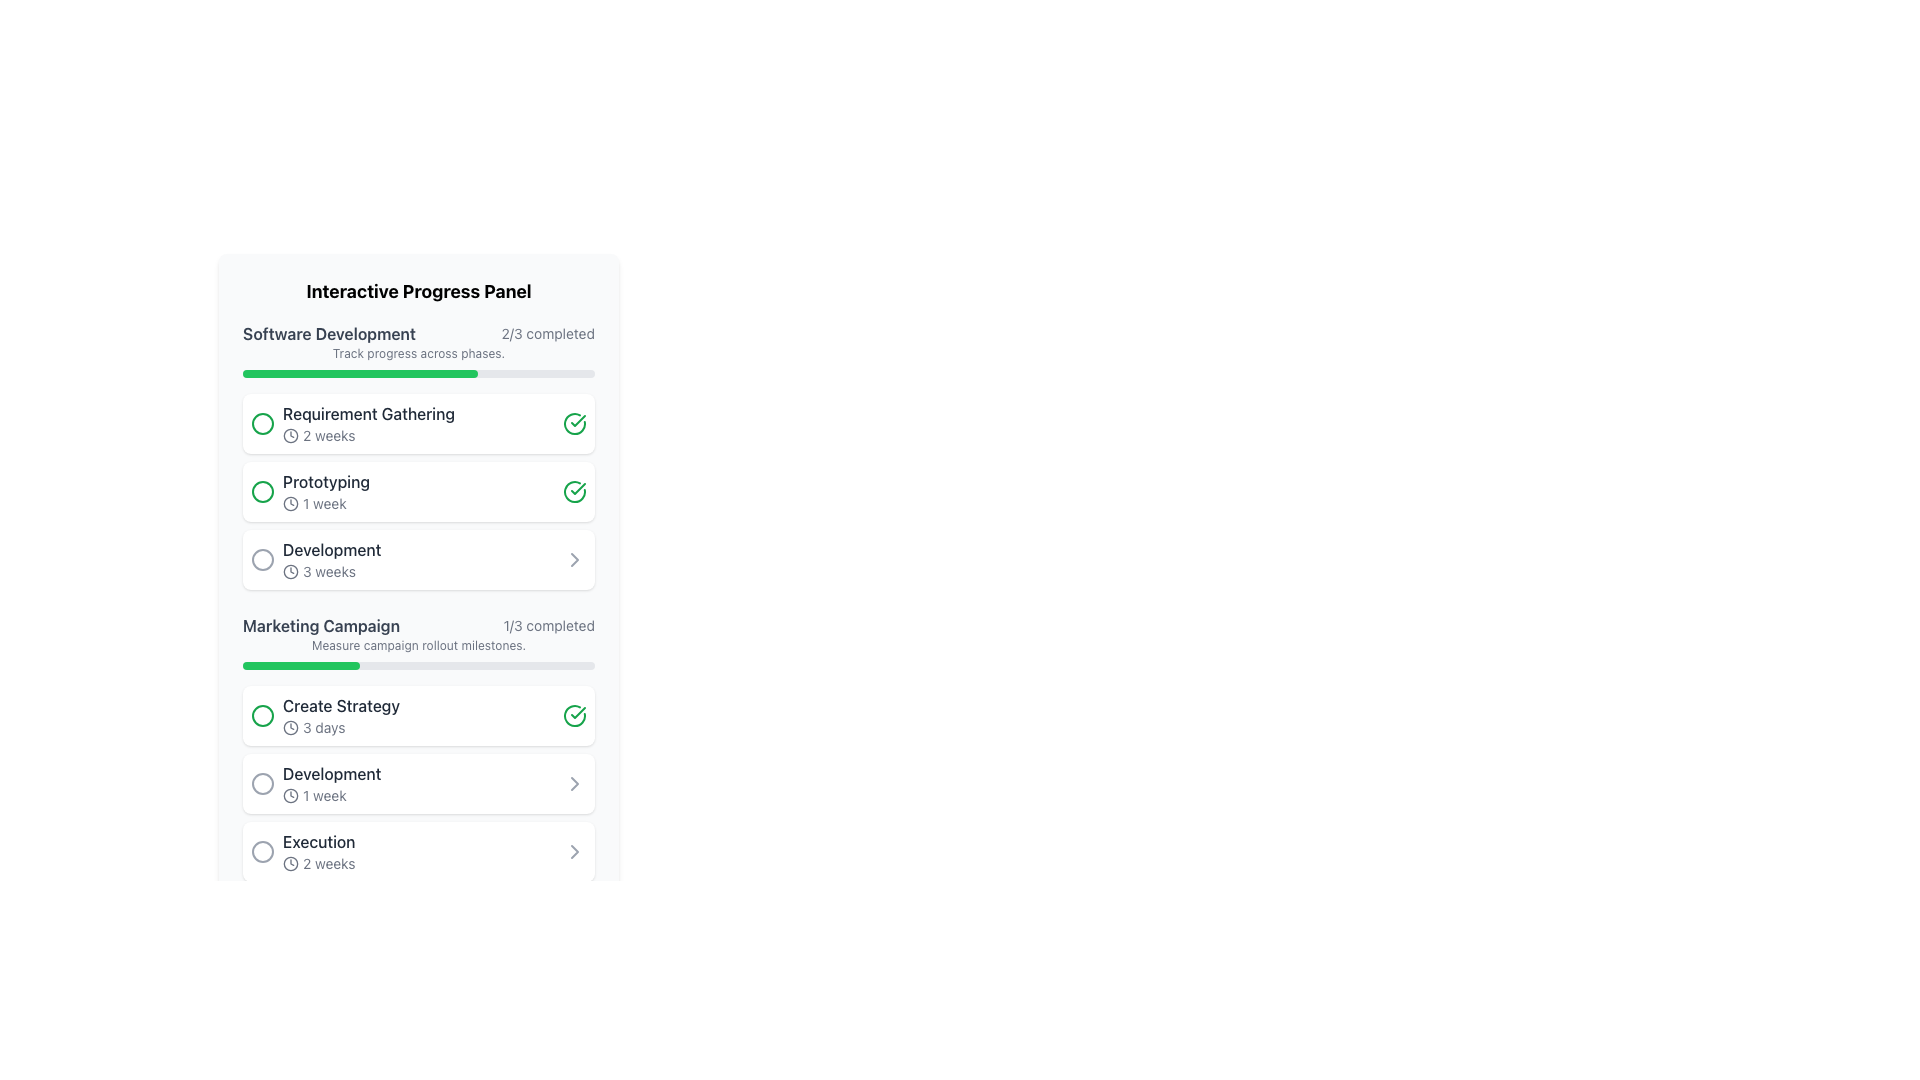 This screenshot has width=1920, height=1080. What do you see at coordinates (290, 503) in the screenshot?
I see `the SVG Circle Element representing a clock icon in the Interactive Progress Panel under the Prototyping task item` at bounding box center [290, 503].